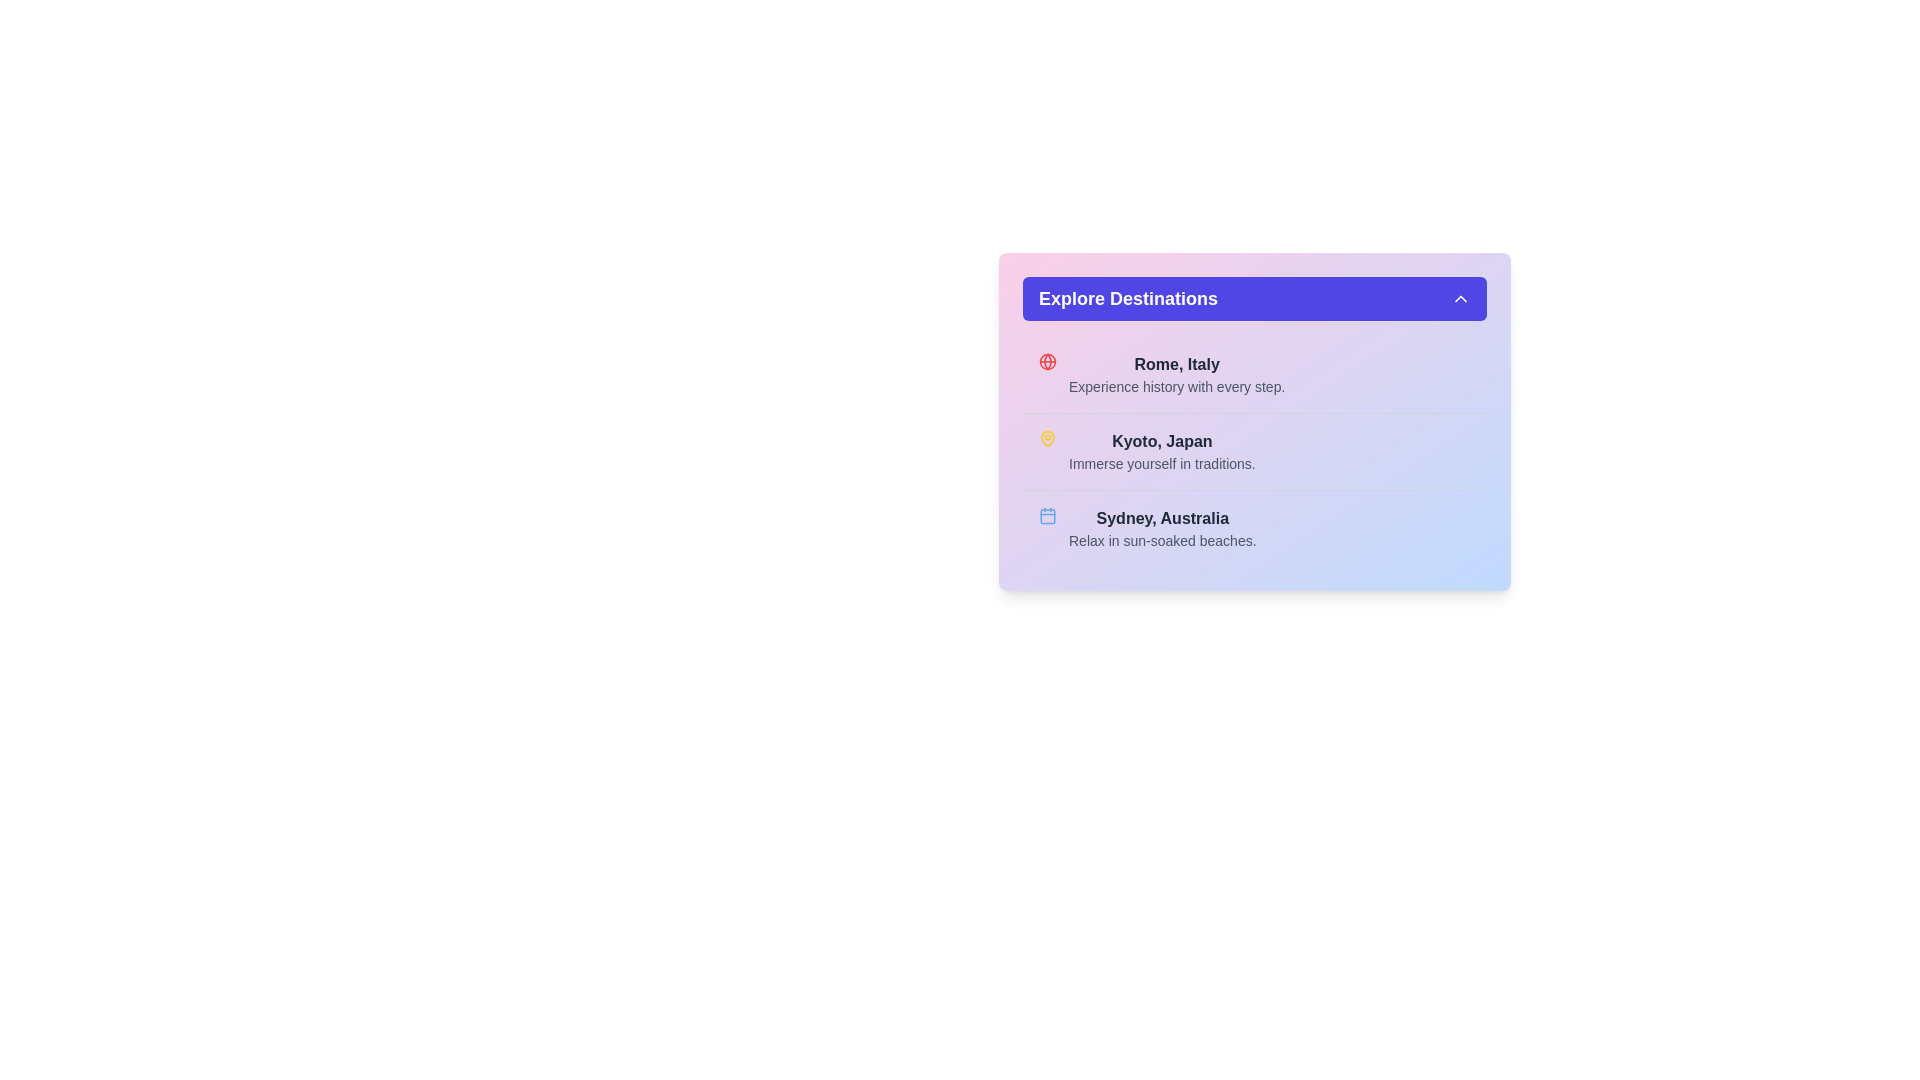 The width and height of the screenshot is (1920, 1080). Describe the element at coordinates (1046, 515) in the screenshot. I see `the light blue calendar icon associated with 'Sydney, Australia' in the 'Explore Destinations' section` at that location.